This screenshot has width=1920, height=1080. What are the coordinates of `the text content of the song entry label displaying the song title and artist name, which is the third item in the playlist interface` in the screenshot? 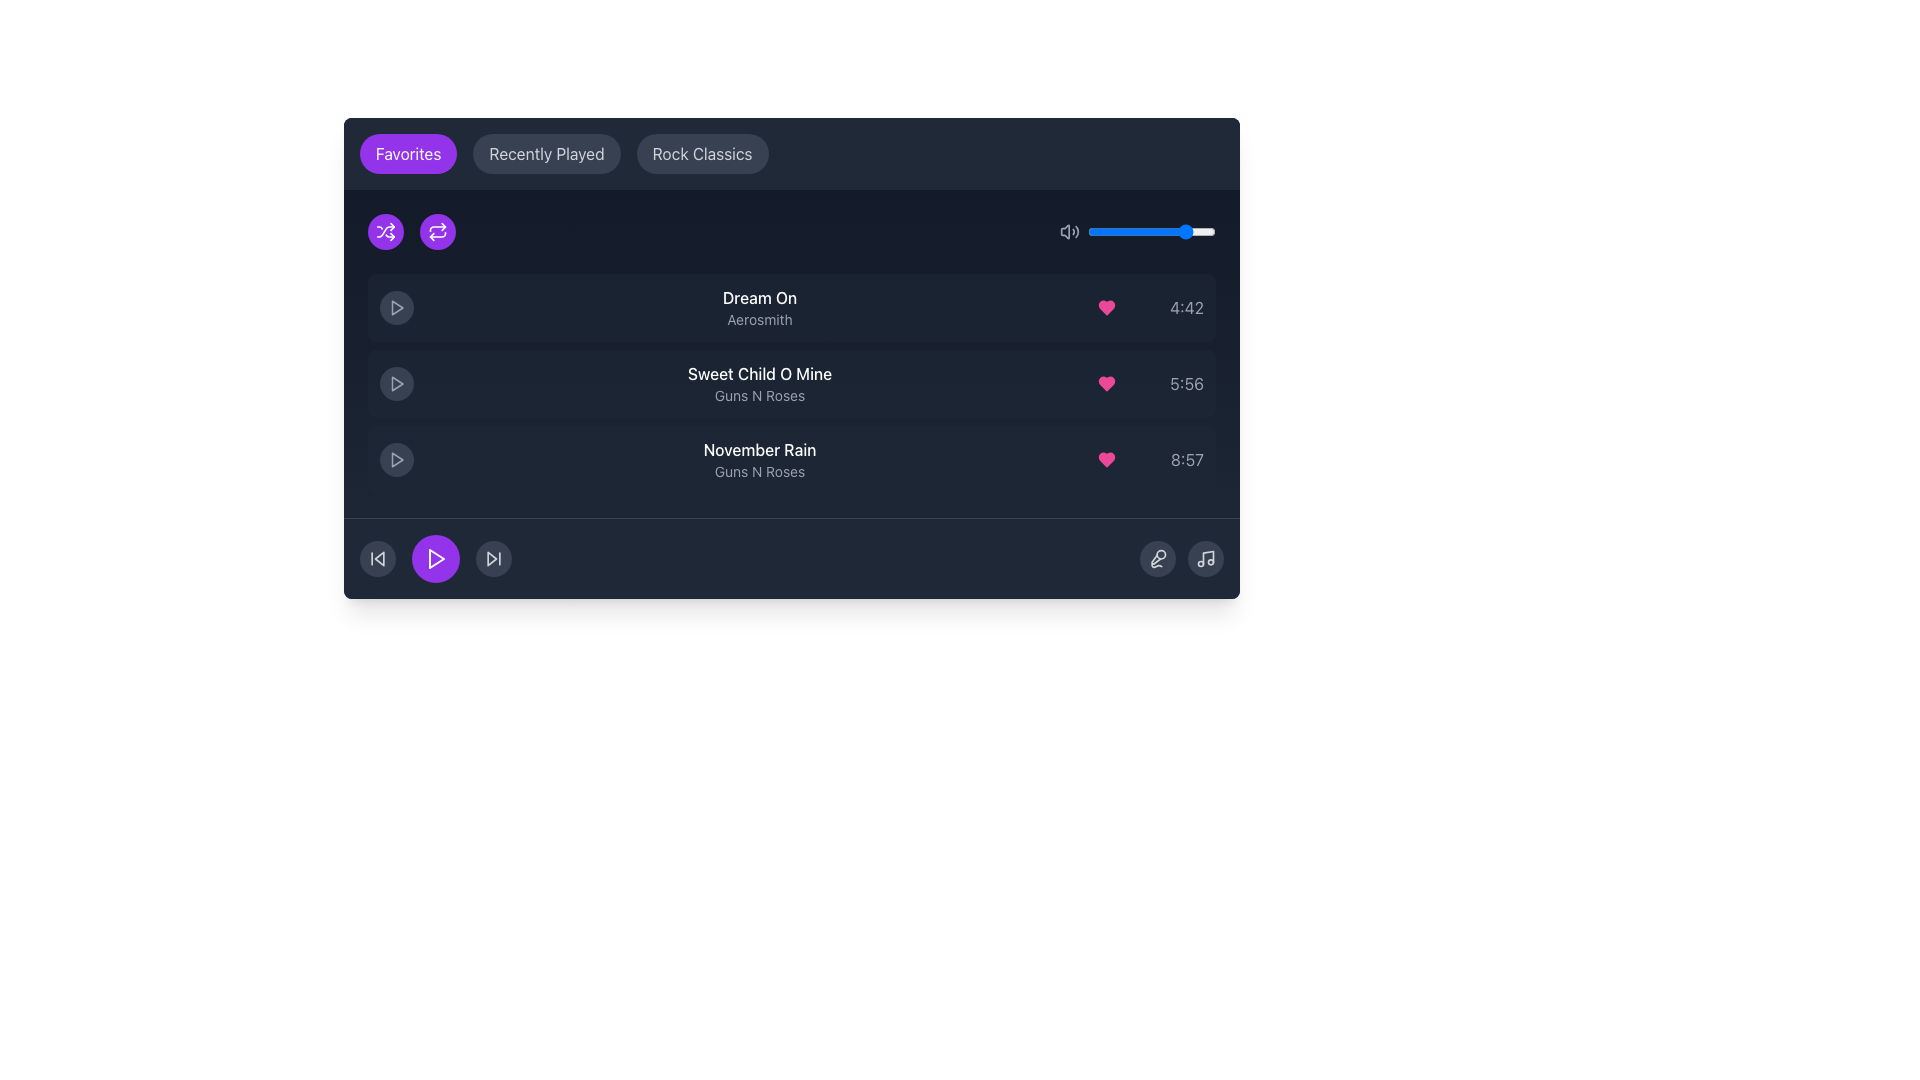 It's located at (758, 459).